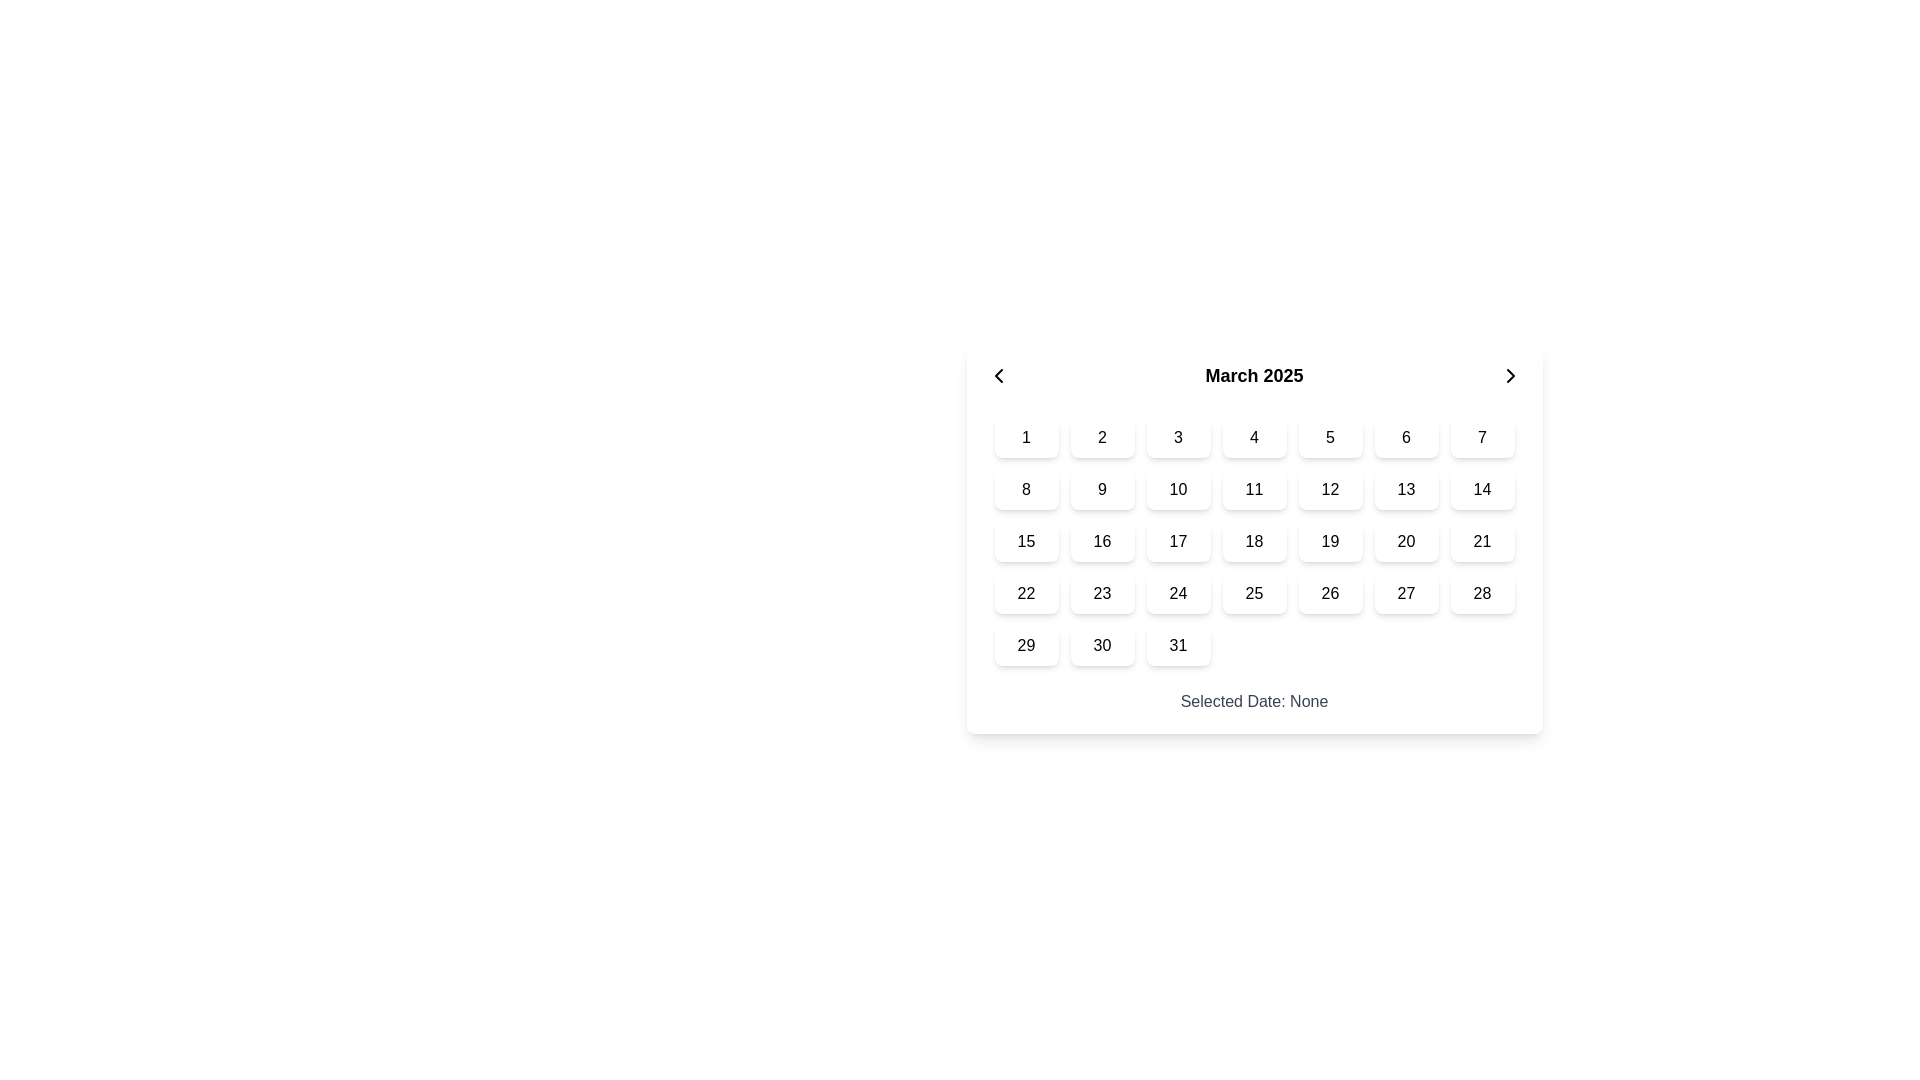 This screenshot has height=1080, width=1920. I want to click on the date button in the Date Picker, so click(1253, 536).